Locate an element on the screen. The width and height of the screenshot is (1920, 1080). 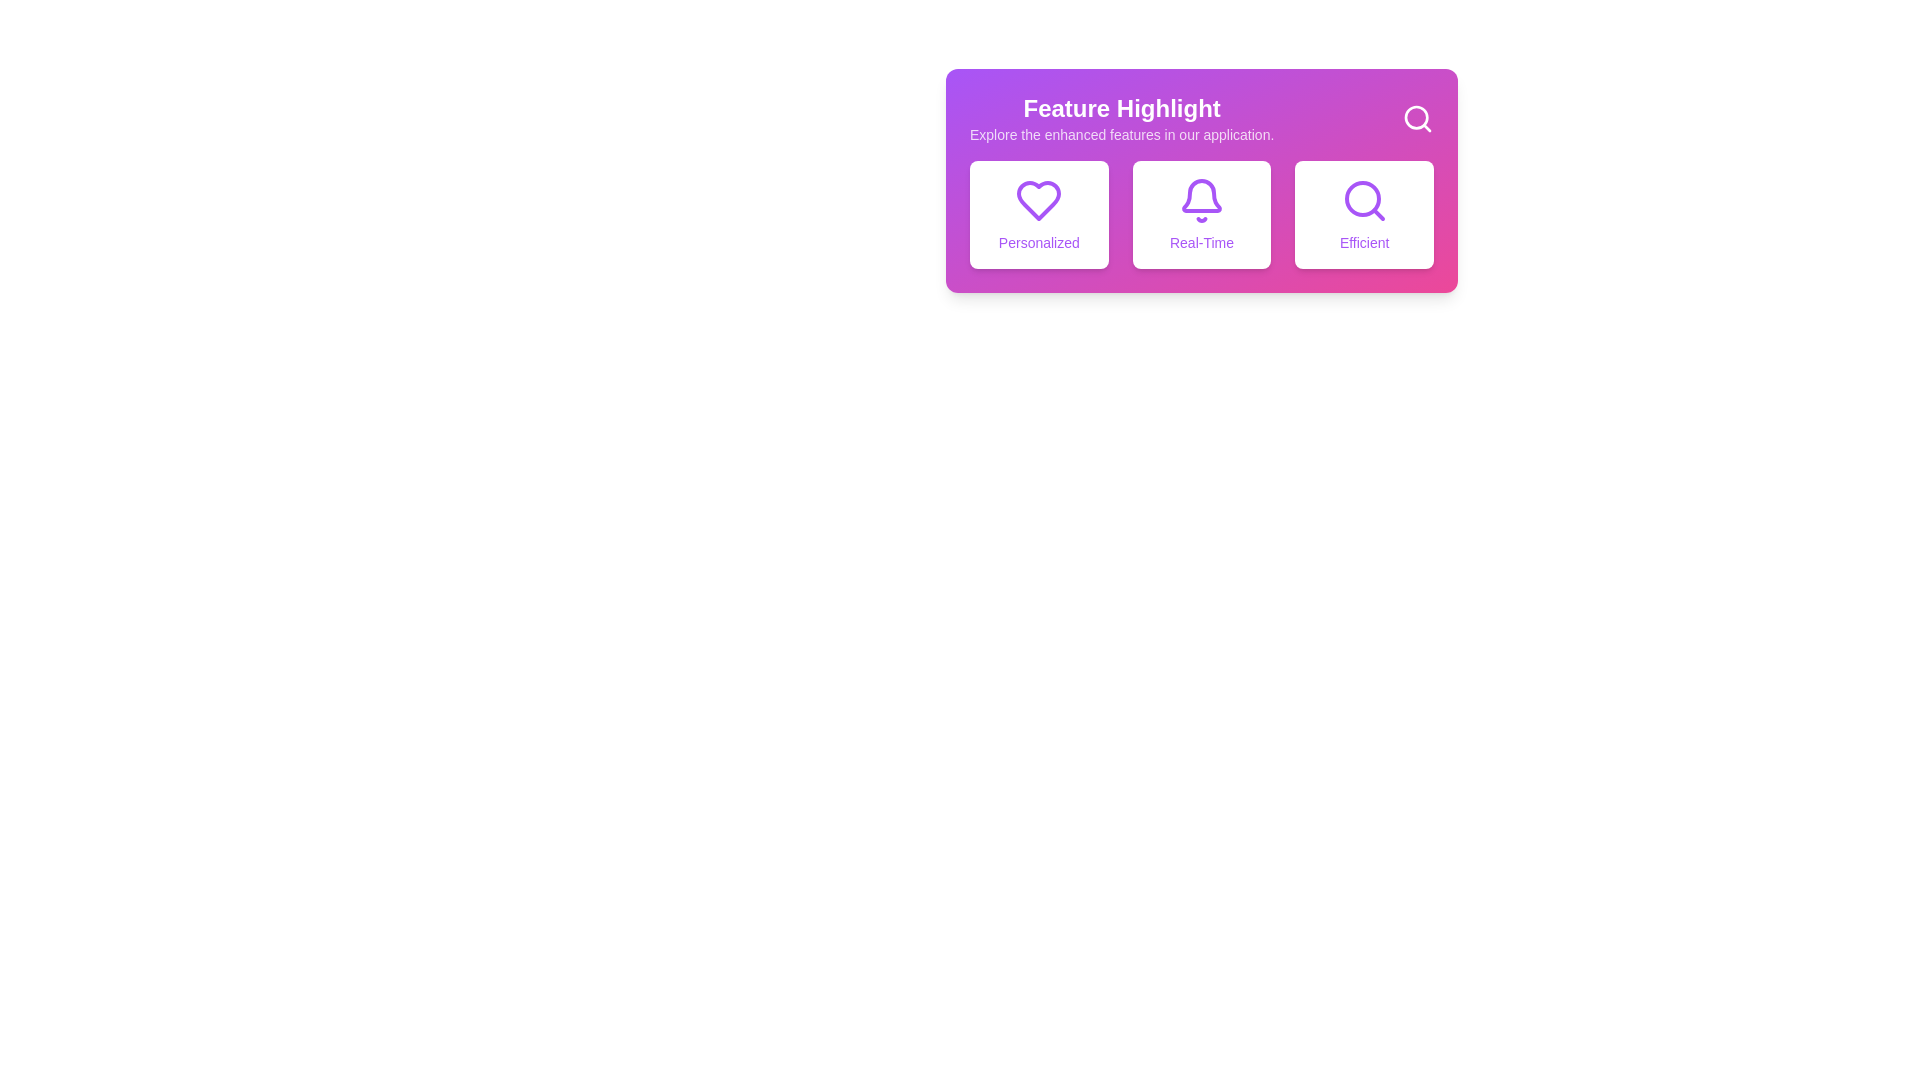
the icons within the Informational card with a gradient style to learn more about the key features it presents, which are located above the feature blocks labeled 'Personalized', 'Real-Time', and 'Efficient' is located at coordinates (1200, 181).